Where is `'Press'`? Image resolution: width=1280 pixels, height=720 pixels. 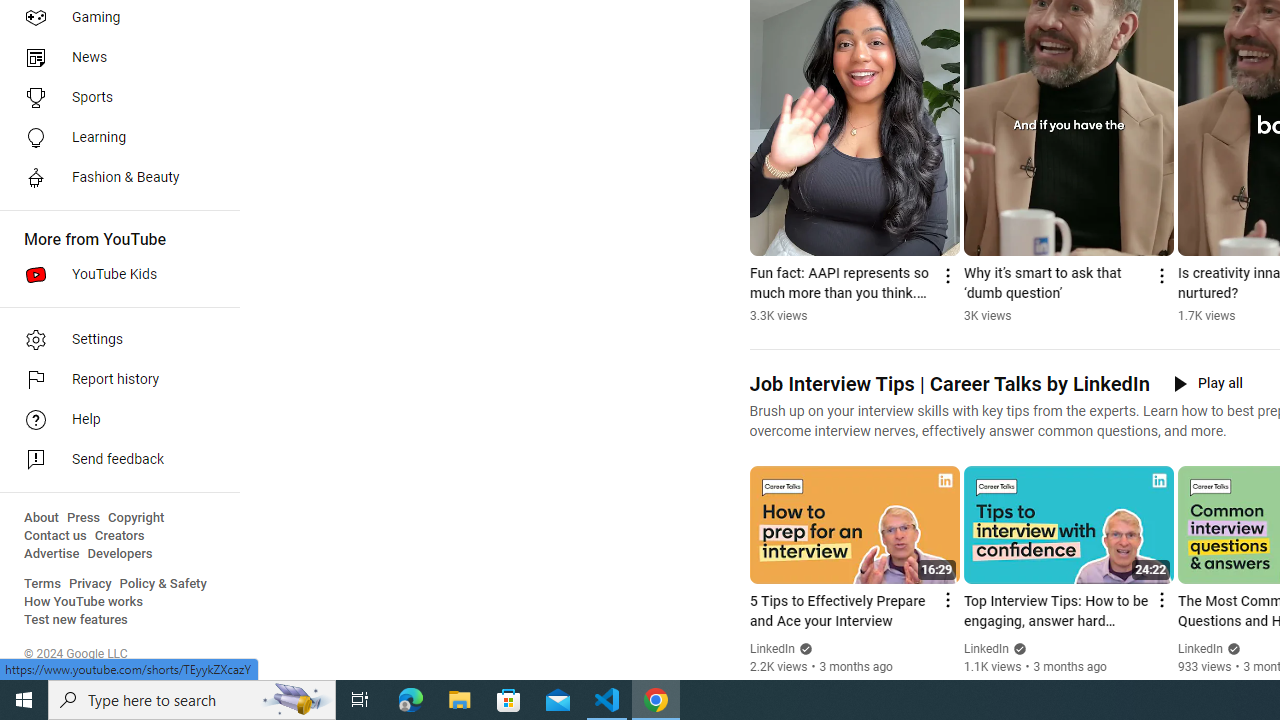 'Press' is located at coordinates (82, 517).